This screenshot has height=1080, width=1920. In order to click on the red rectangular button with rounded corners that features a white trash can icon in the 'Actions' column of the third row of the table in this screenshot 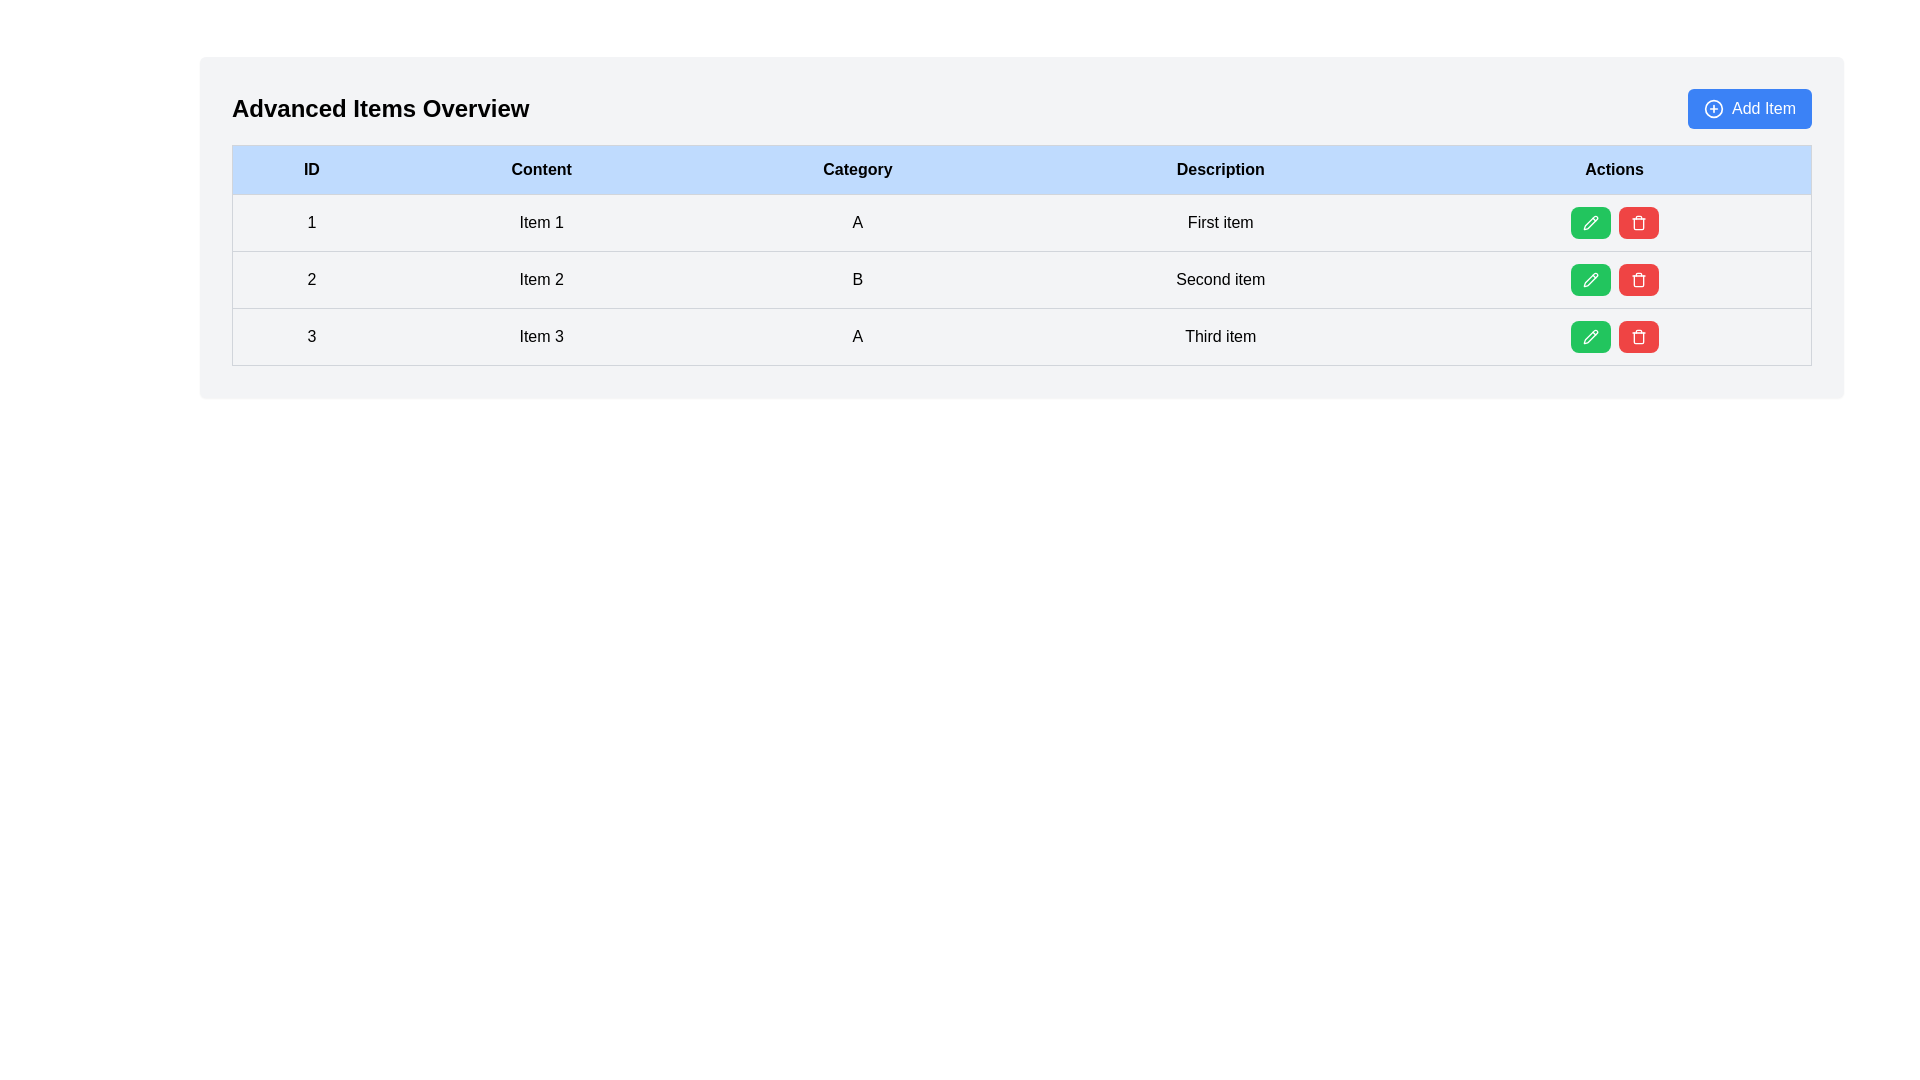, I will do `click(1638, 335)`.